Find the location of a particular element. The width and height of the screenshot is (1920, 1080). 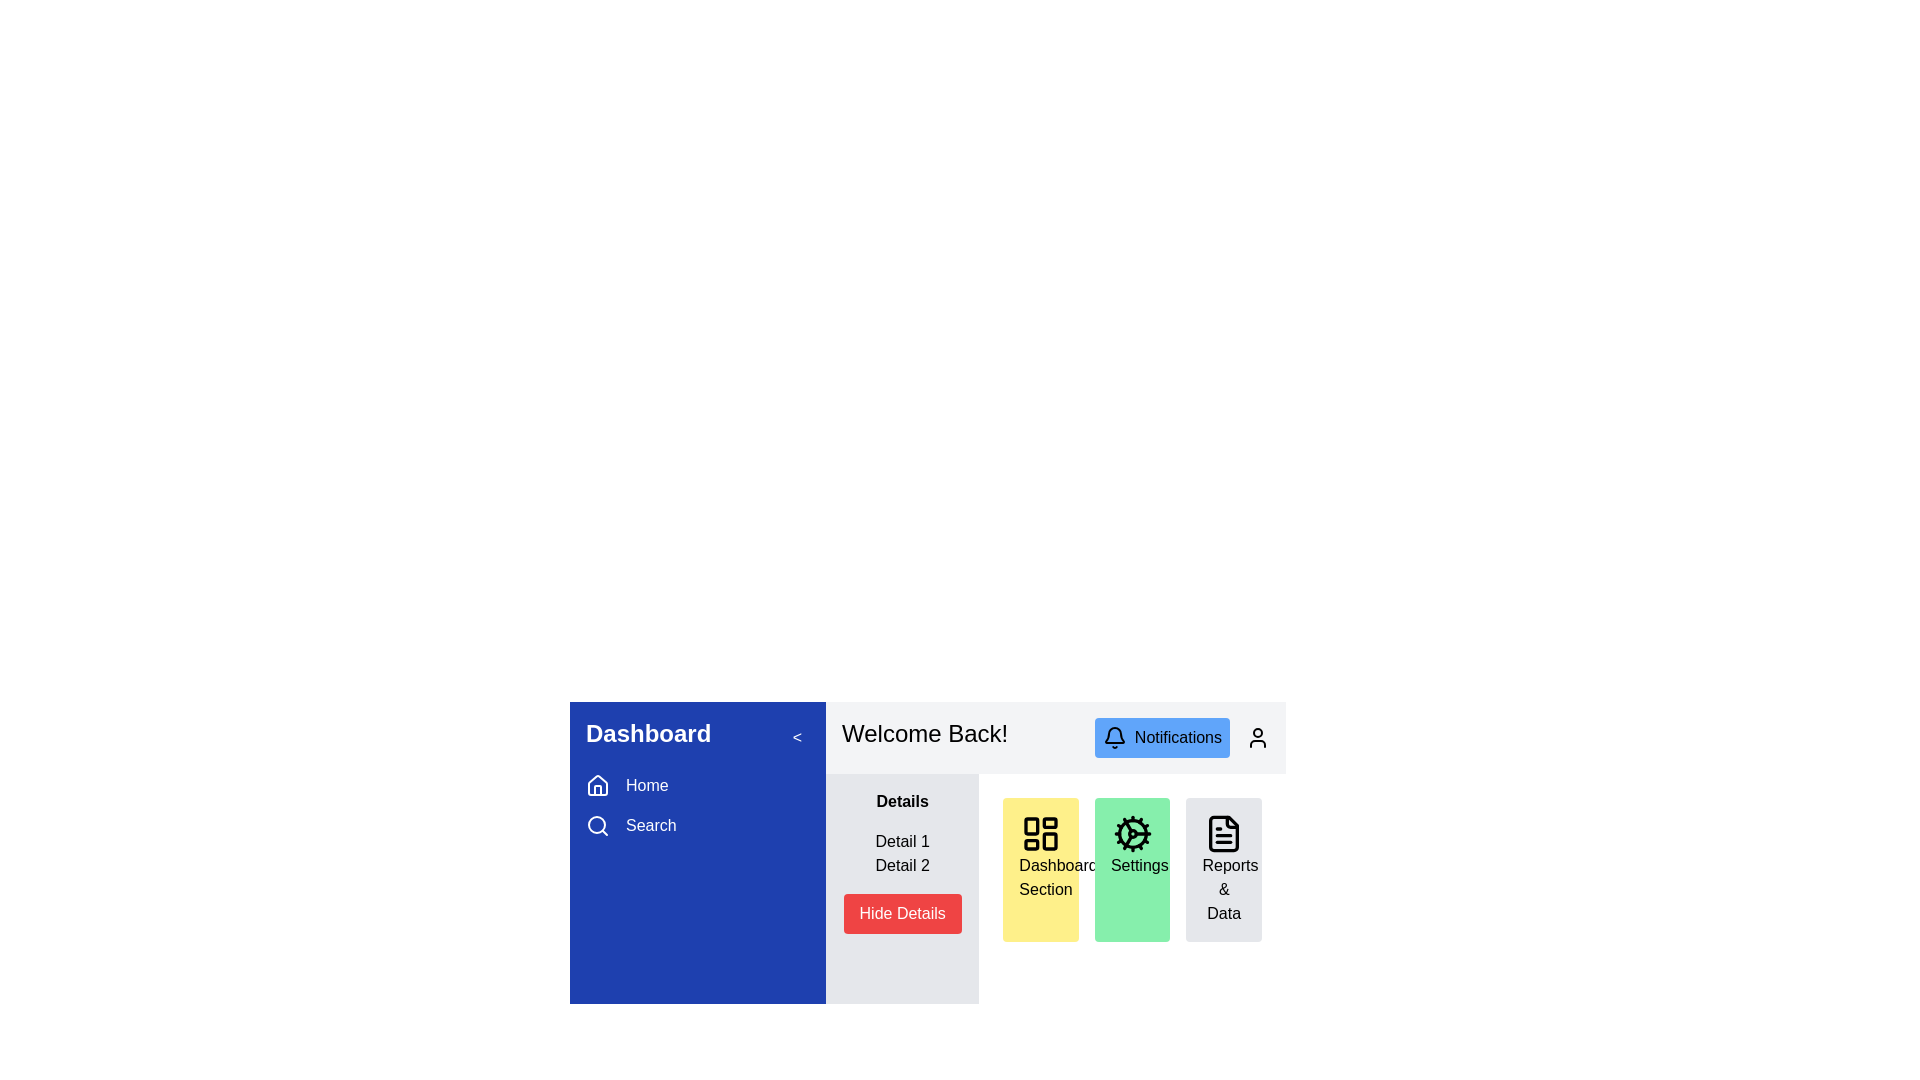

the dashboard icon, which is a graphical icon resembling a dashboard layout with a black outline on a yellow background is located at coordinates (1040, 833).